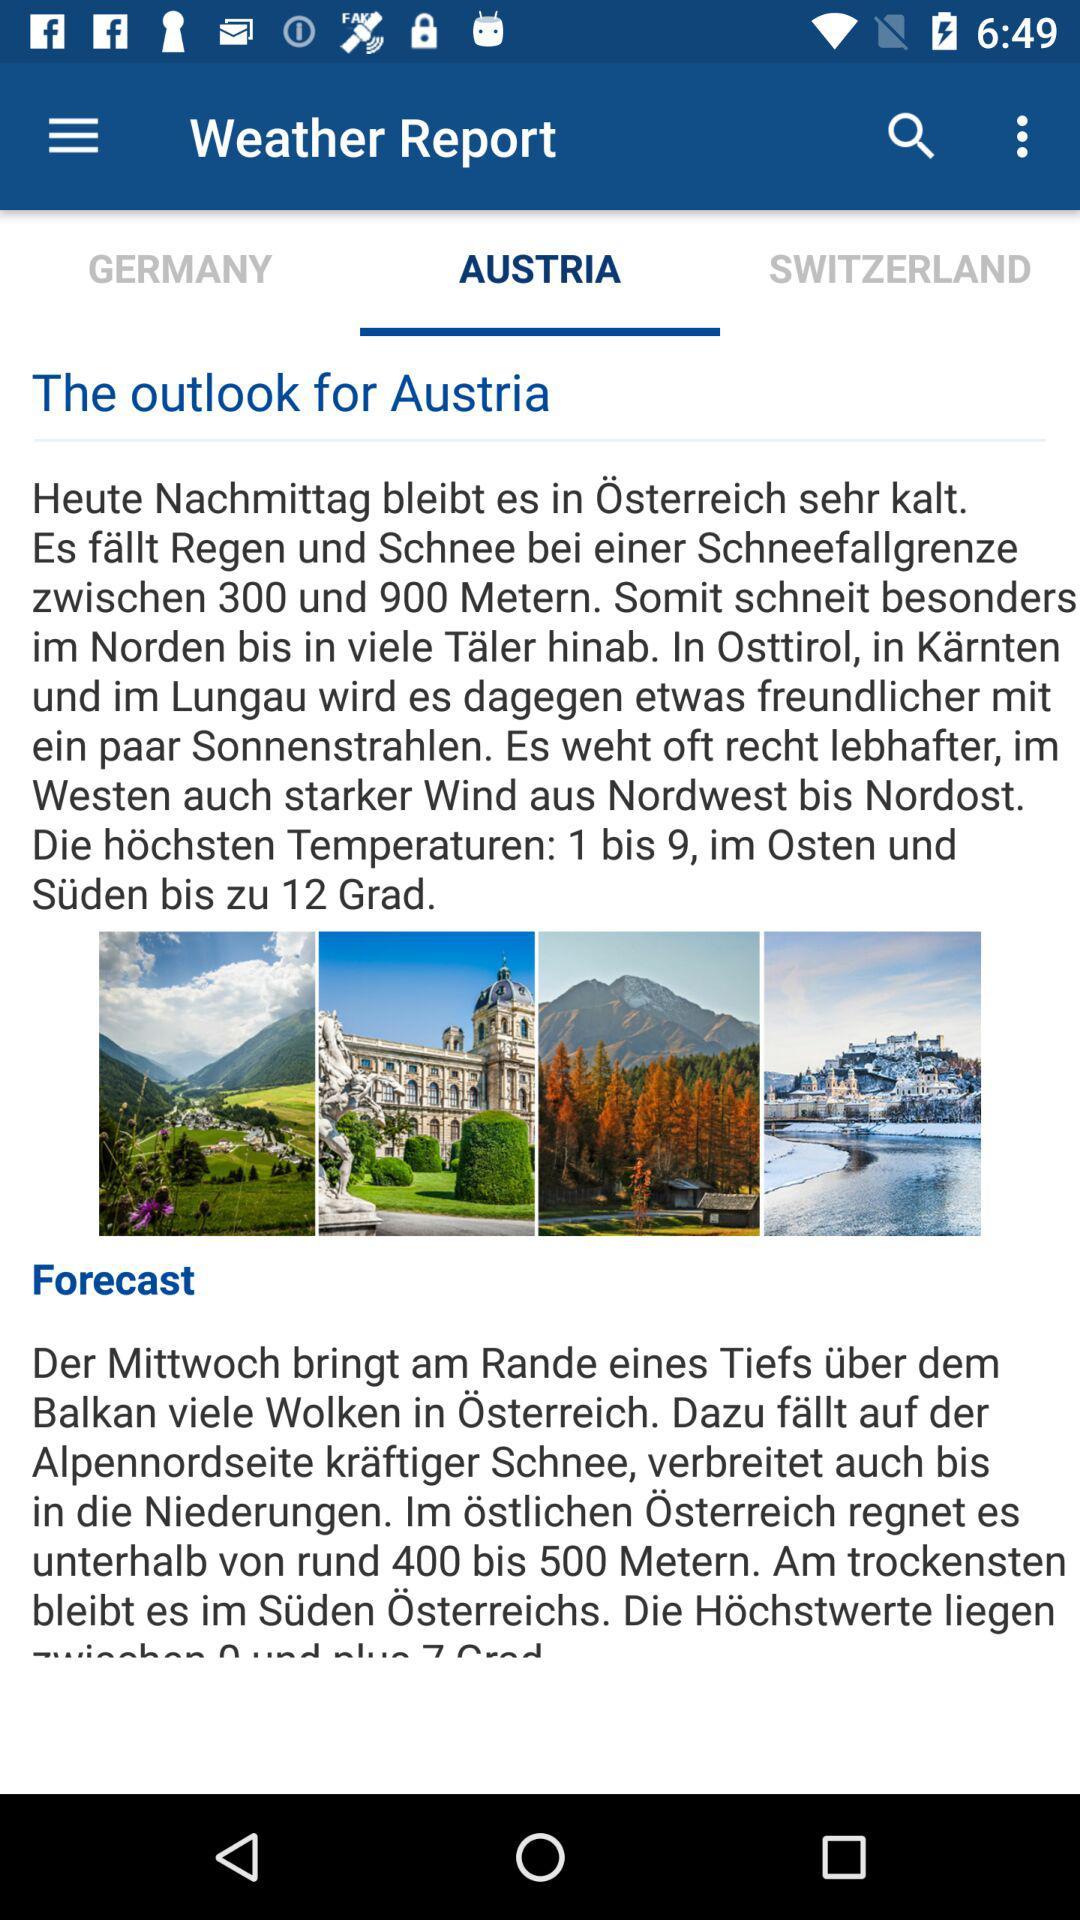 The height and width of the screenshot is (1920, 1080). Describe the element at coordinates (180, 272) in the screenshot. I see `icon to the left of the austria icon` at that location.